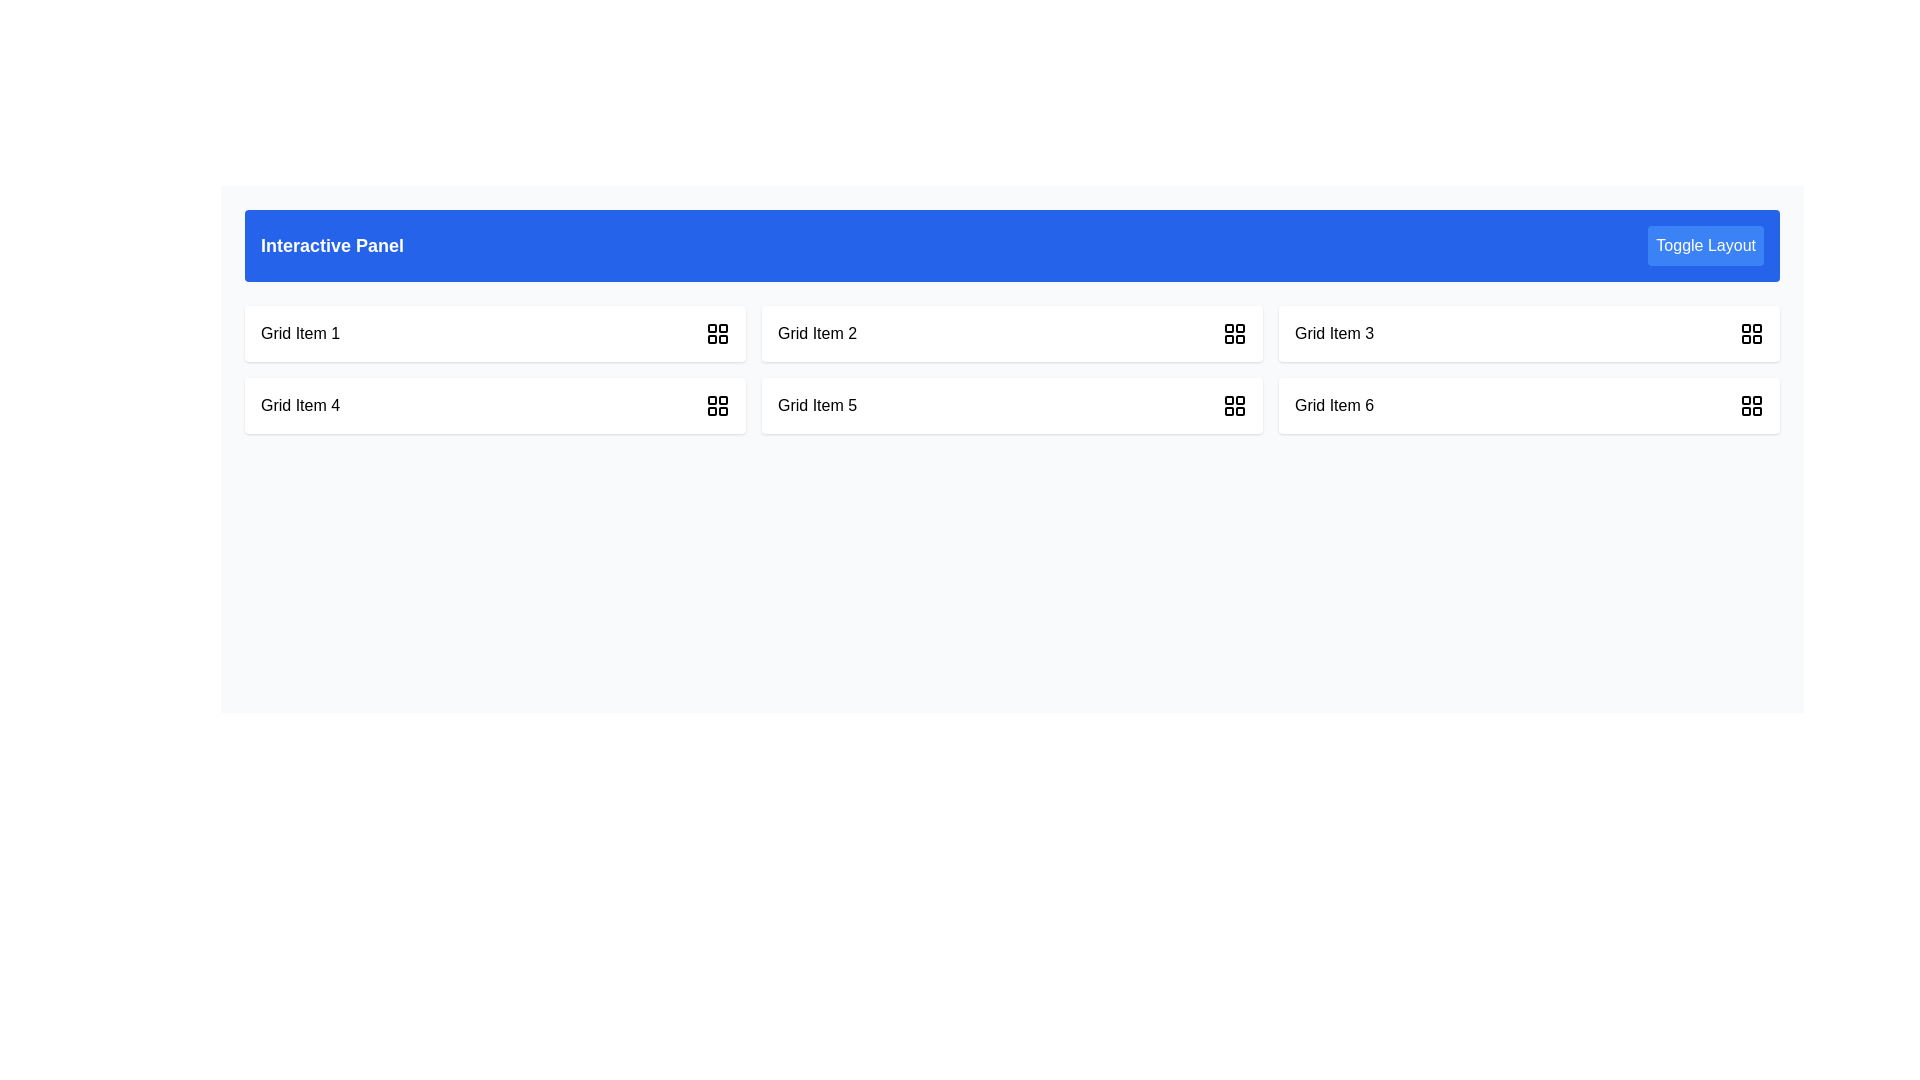 The height and width of the screenshot is (1080, 1920). Describe the element at coordinates (299, 333) in the screenshot. I see `the text label displaying 'Grid Item 1', which is a black regular font label located at the leftmost position of the first row within a card-like structure` at that location.